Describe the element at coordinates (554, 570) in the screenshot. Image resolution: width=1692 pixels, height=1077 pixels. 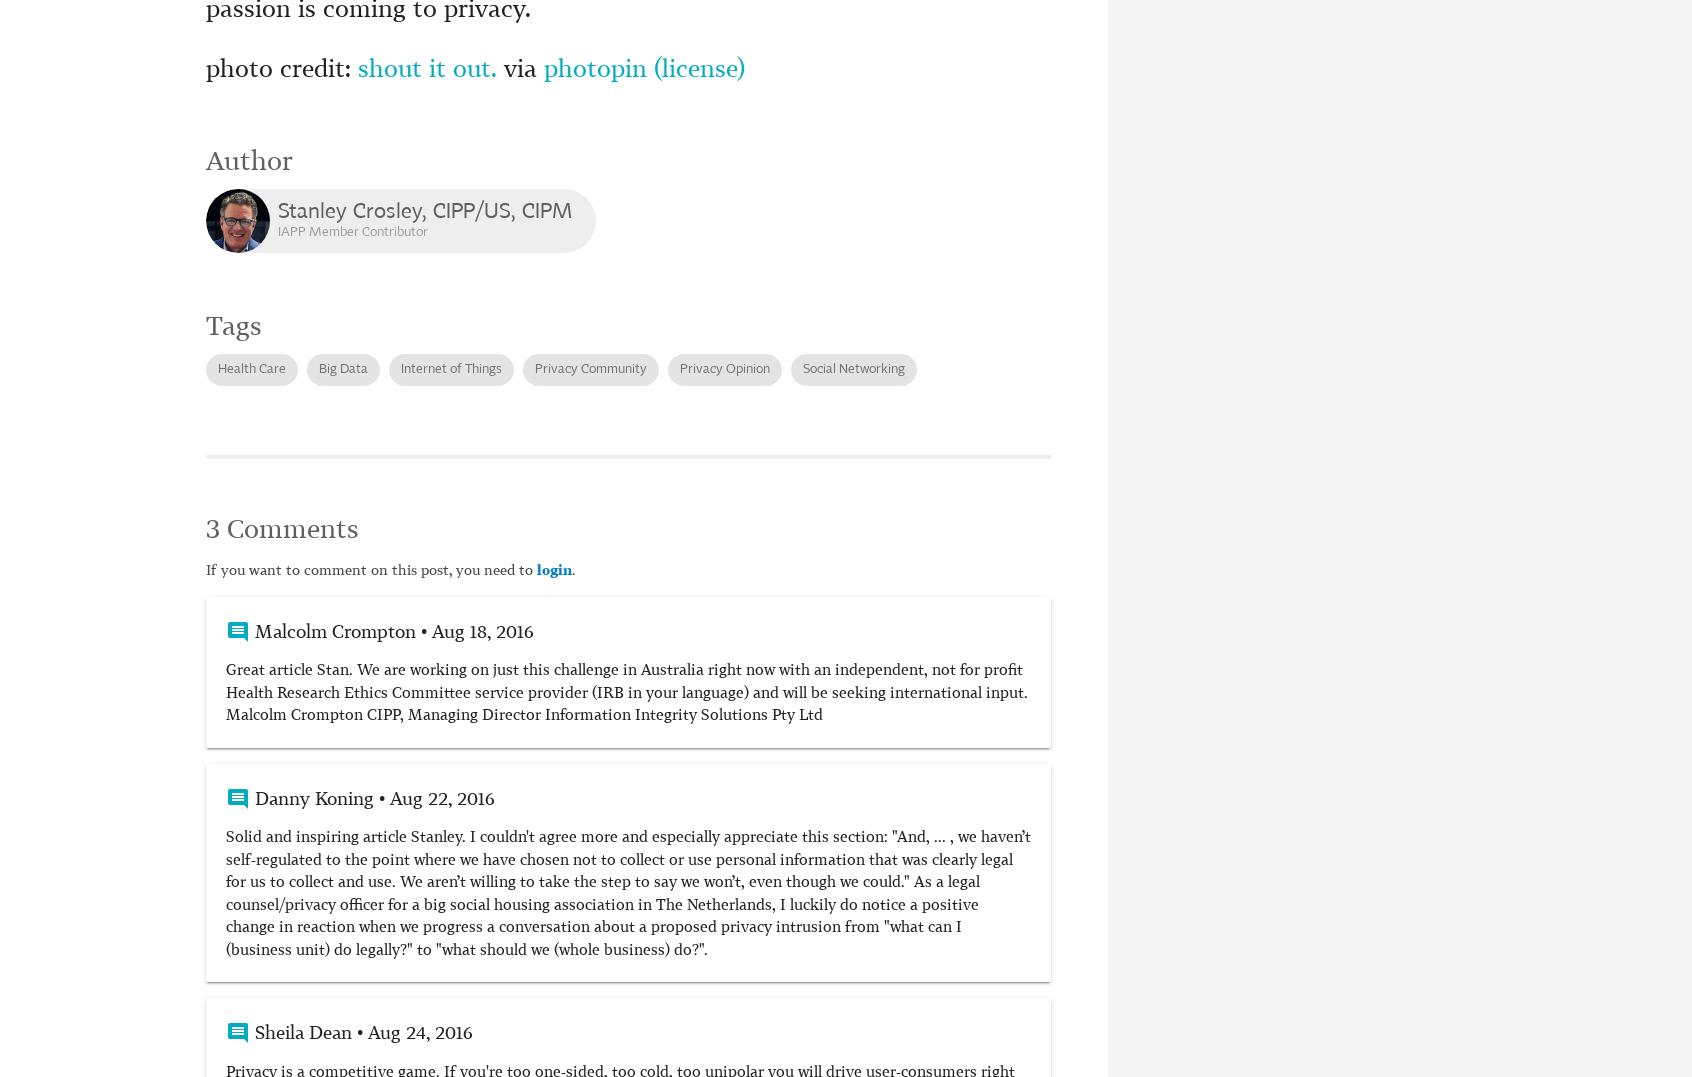
I see `'login'` at that location.